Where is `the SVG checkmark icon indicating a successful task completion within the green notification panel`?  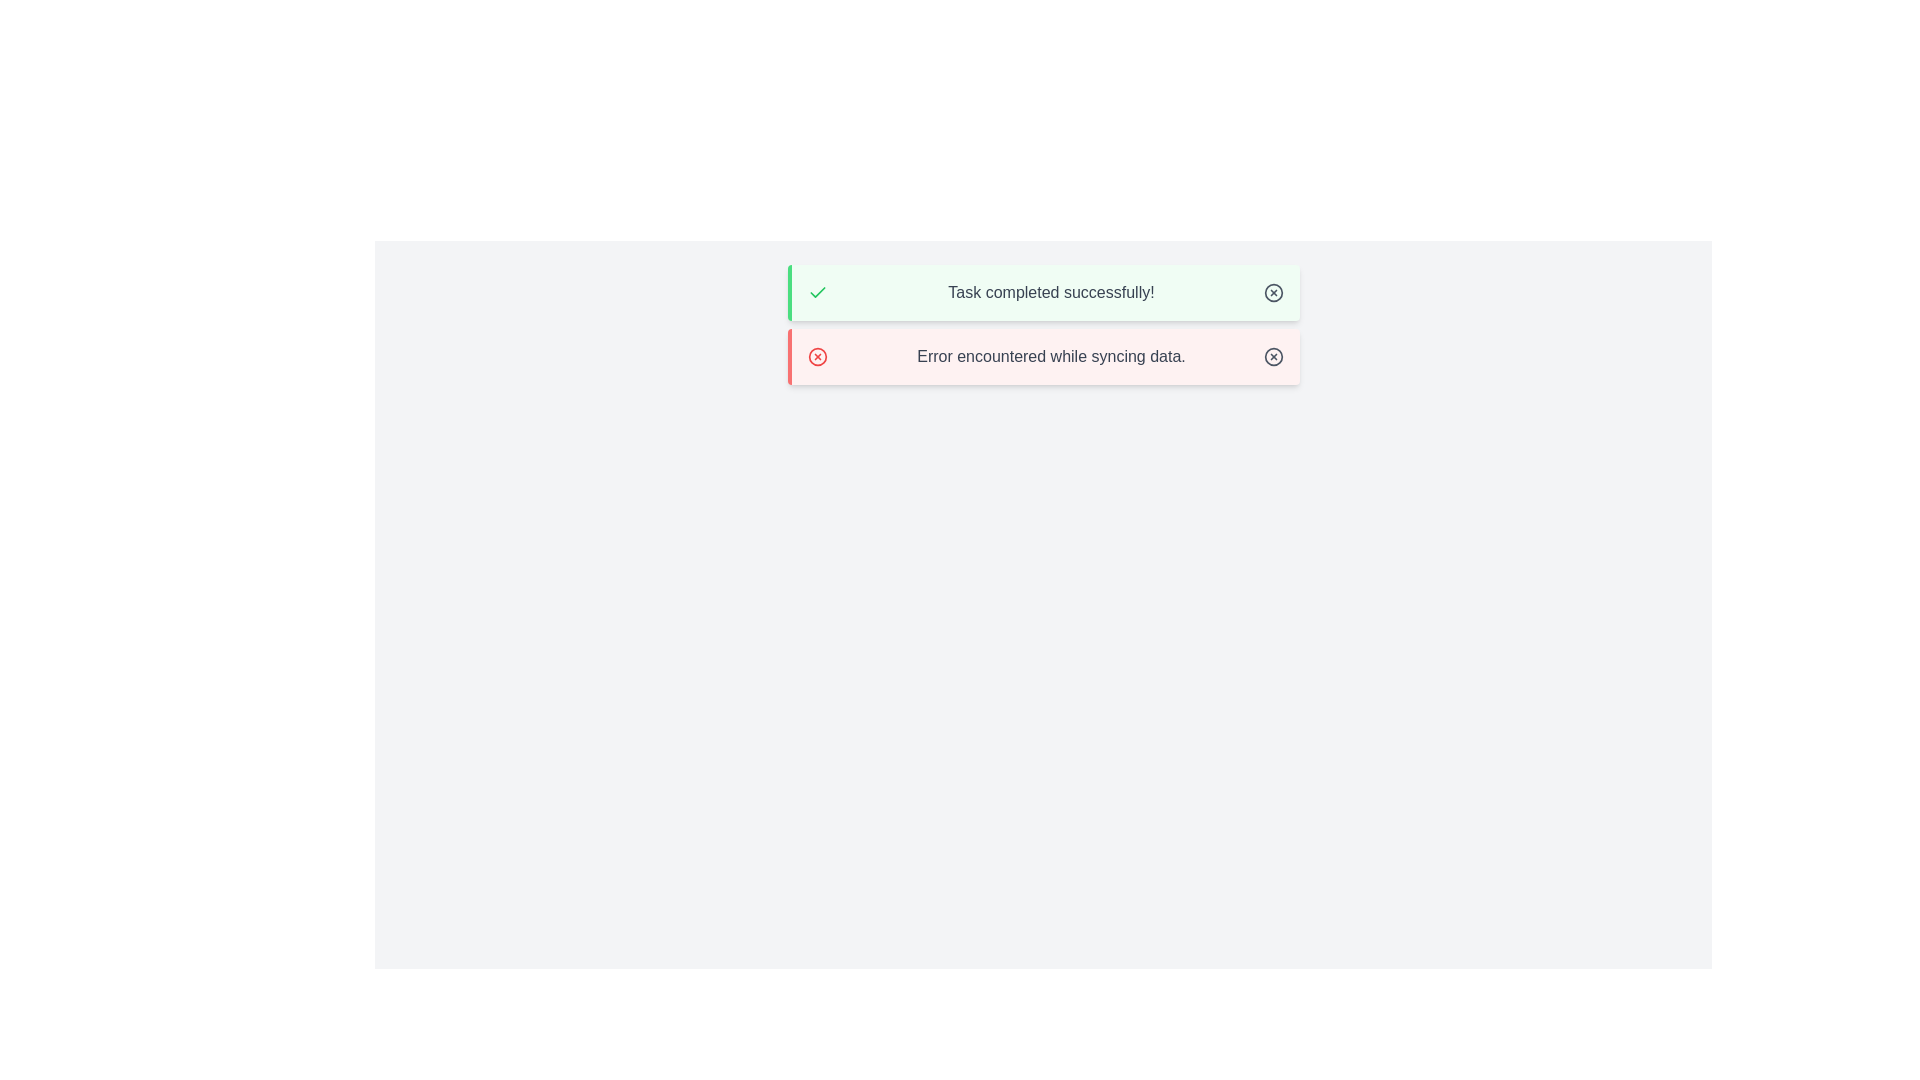 the SVG checkmark icon indicating a successful task completion within the green notification panel is located at coordinates (817, 292).